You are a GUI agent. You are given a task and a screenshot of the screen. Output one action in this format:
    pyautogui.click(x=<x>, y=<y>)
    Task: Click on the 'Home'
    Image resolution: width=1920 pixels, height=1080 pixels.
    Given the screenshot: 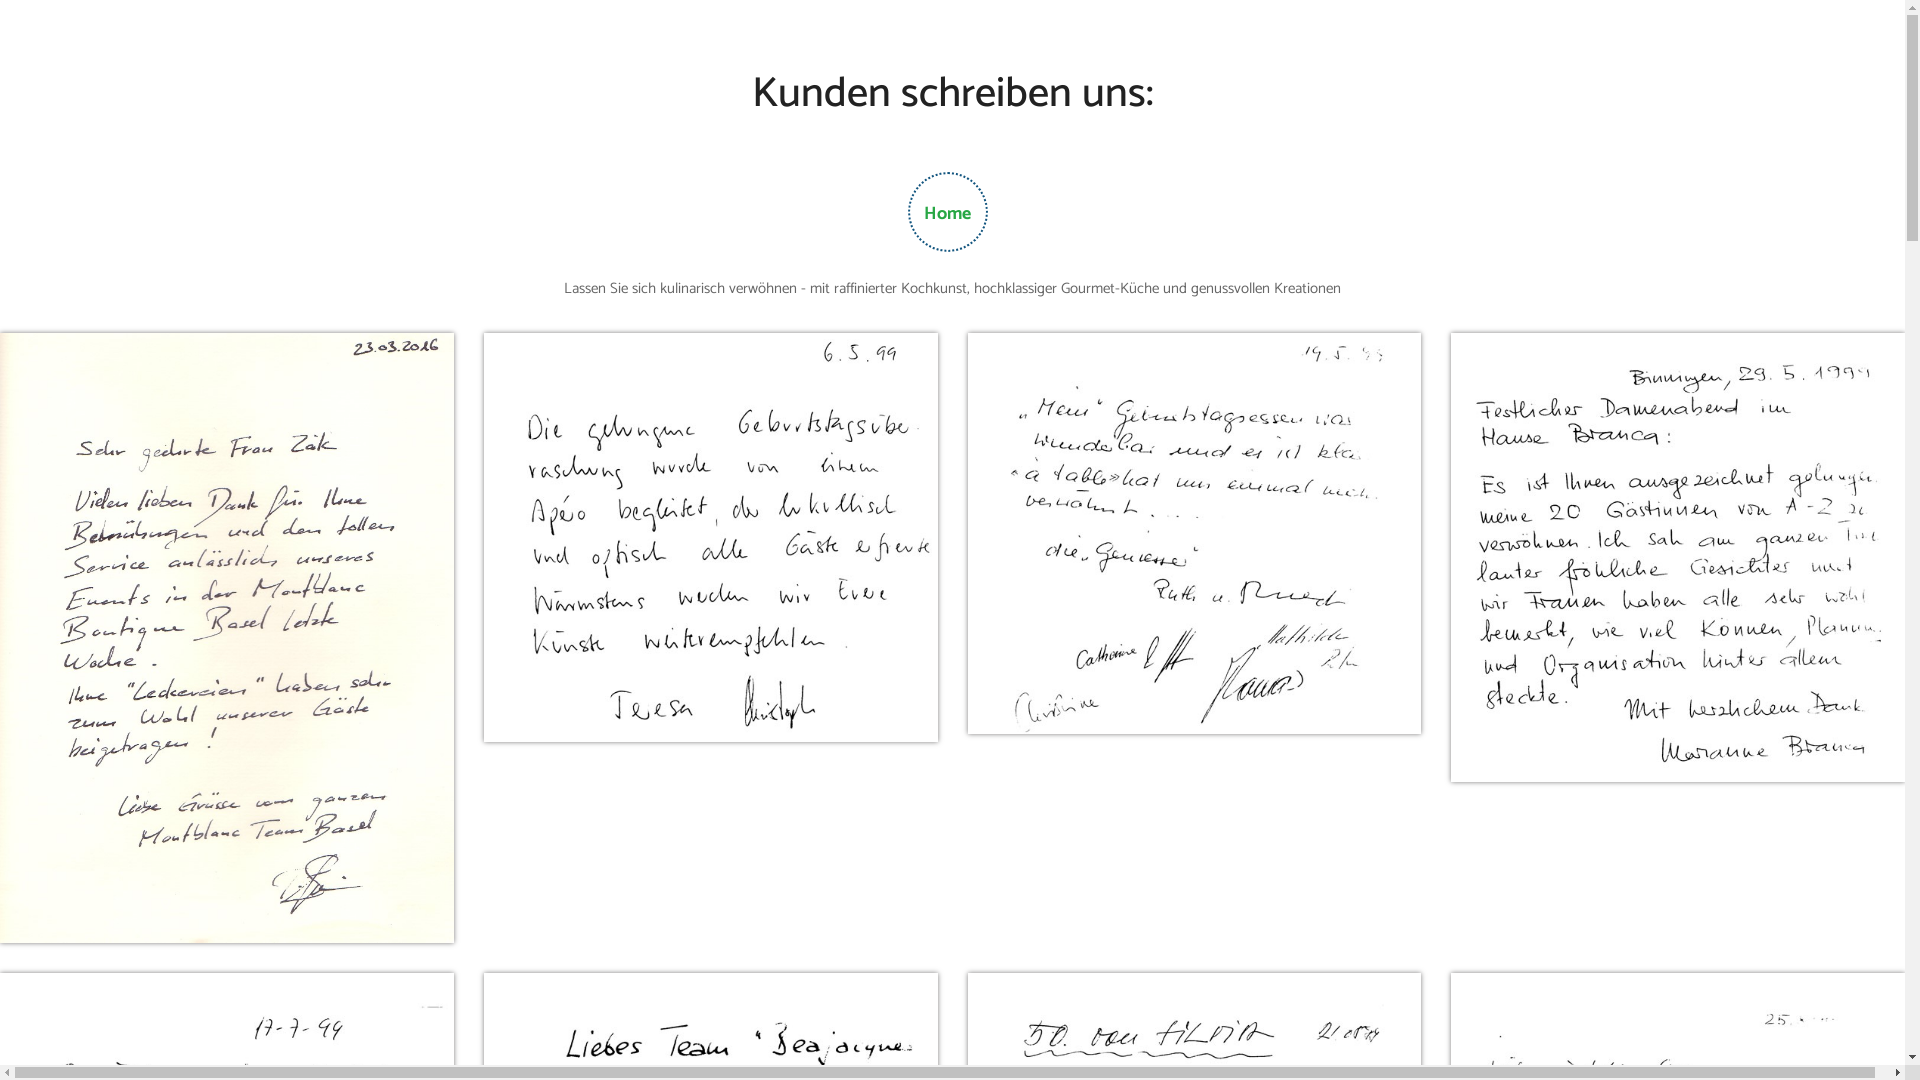 What is the action you would take?
    pyautogui.click(x=946, y=213)
    